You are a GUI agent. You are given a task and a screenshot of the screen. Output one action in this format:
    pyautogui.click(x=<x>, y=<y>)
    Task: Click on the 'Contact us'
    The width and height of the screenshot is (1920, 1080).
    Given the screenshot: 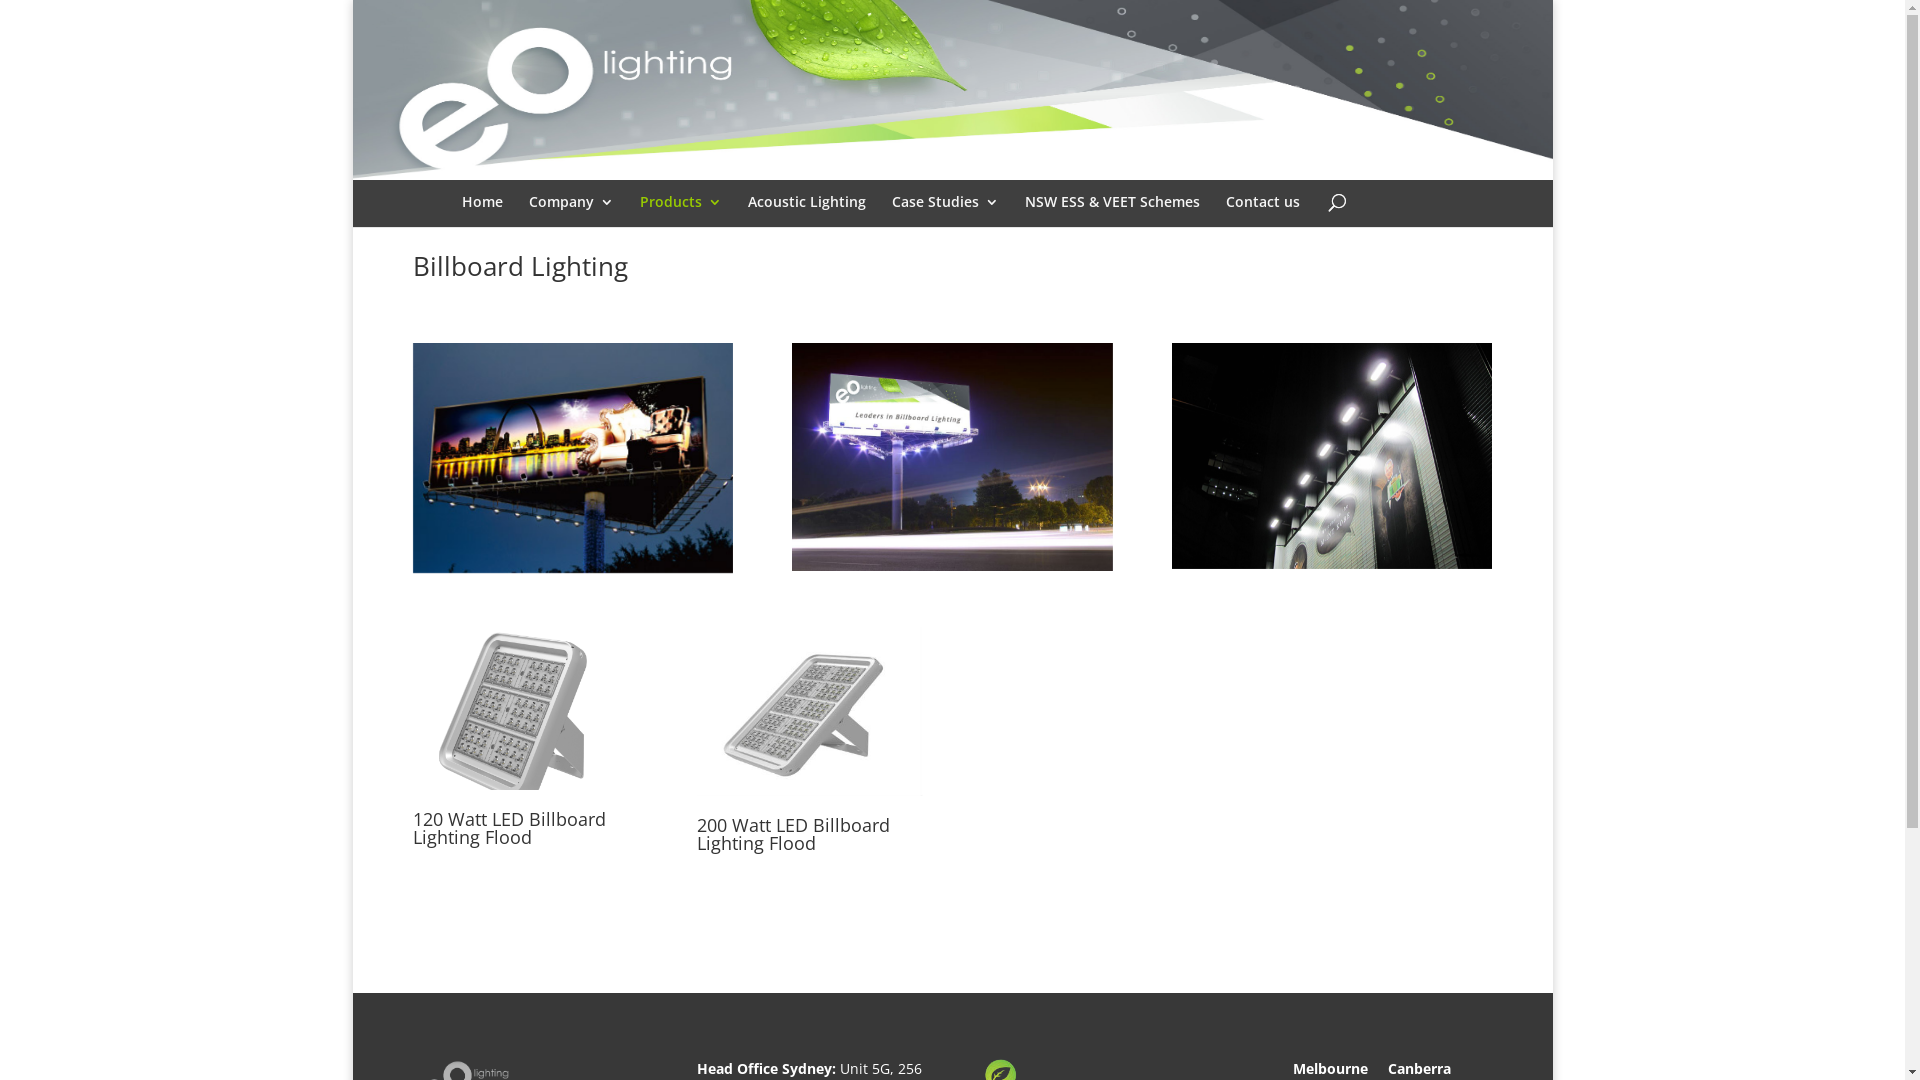 What is the action you would take?
    pyautogui.click(x=1261, y=216)
    